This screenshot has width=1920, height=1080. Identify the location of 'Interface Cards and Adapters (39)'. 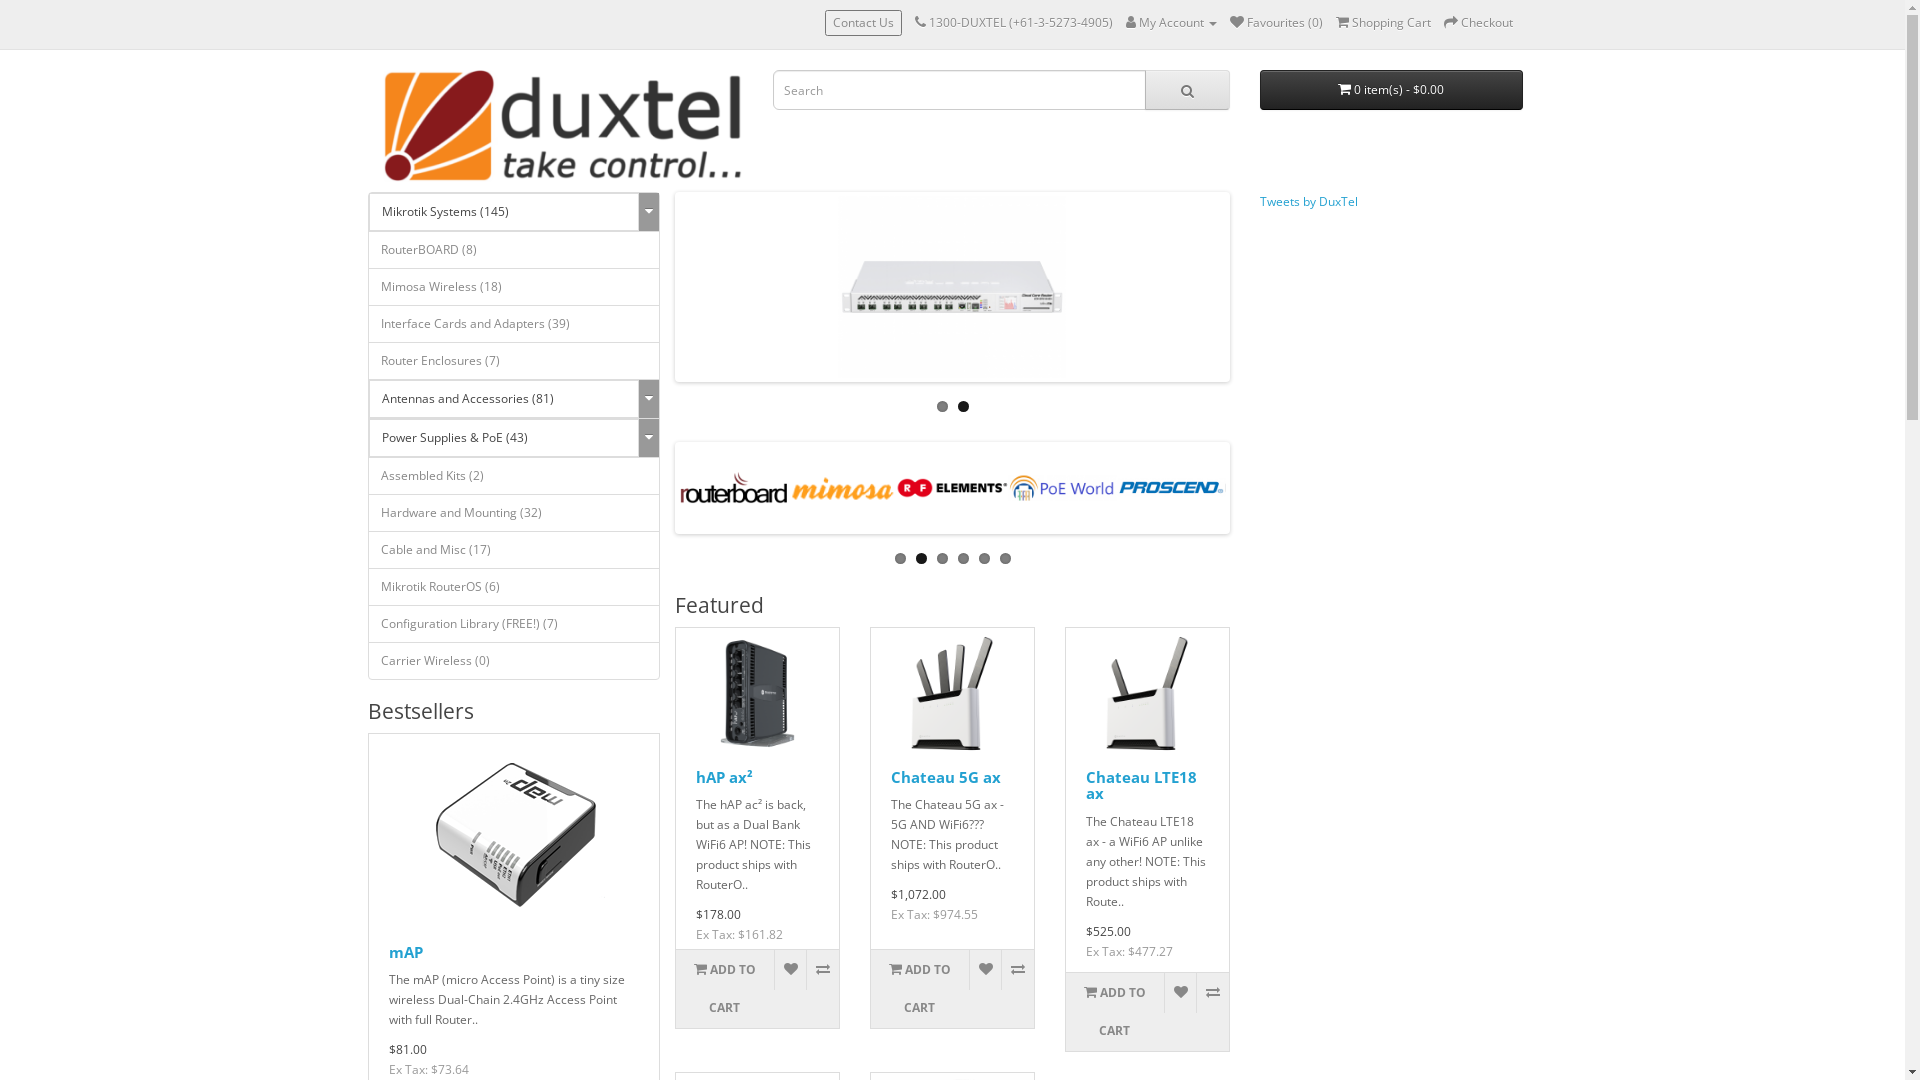
(514, 323).